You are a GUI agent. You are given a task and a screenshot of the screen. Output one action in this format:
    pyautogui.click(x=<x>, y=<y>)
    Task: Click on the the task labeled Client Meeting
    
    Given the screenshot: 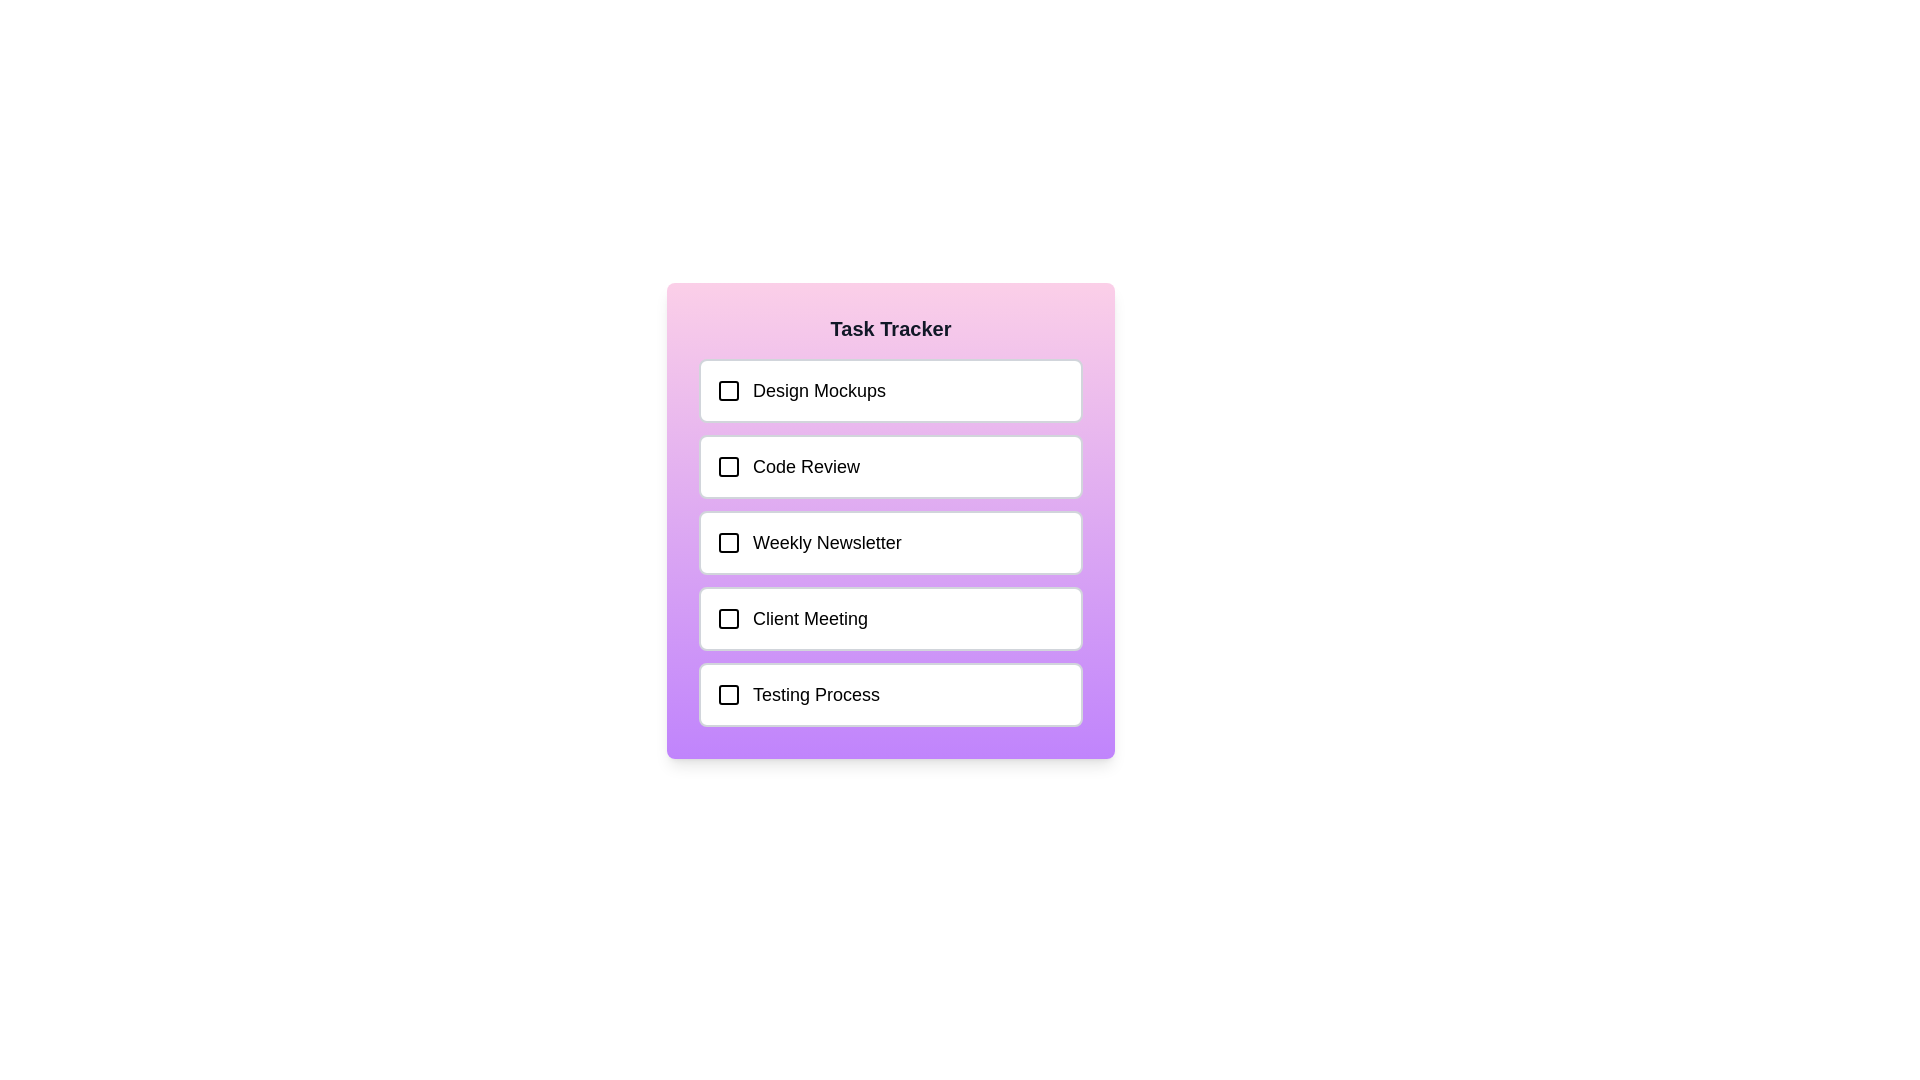 What is the action you would take?
    pyautogui.click(x=890, y=617)
    